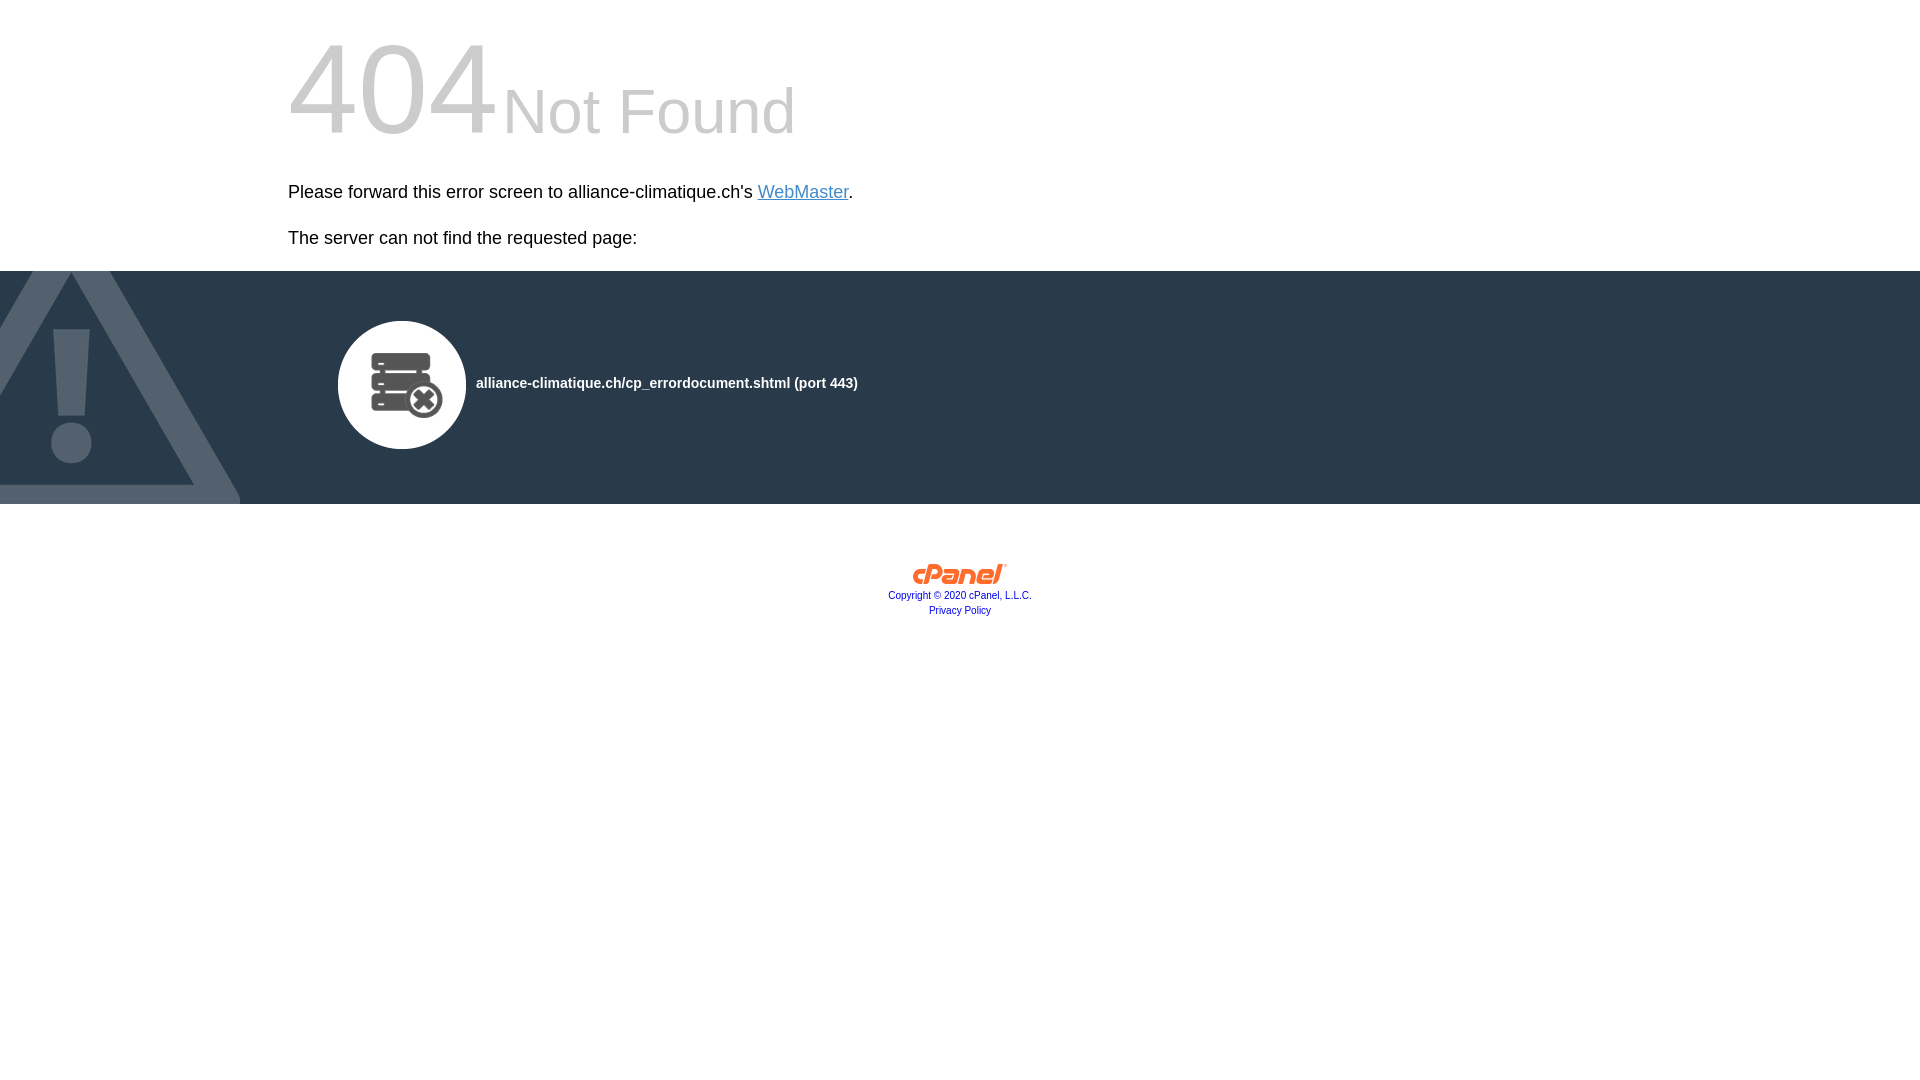  What do you see at coordinates (757, 192) in the screenshot?
I see `'WebMaster'` at bounding box center [757, 192].